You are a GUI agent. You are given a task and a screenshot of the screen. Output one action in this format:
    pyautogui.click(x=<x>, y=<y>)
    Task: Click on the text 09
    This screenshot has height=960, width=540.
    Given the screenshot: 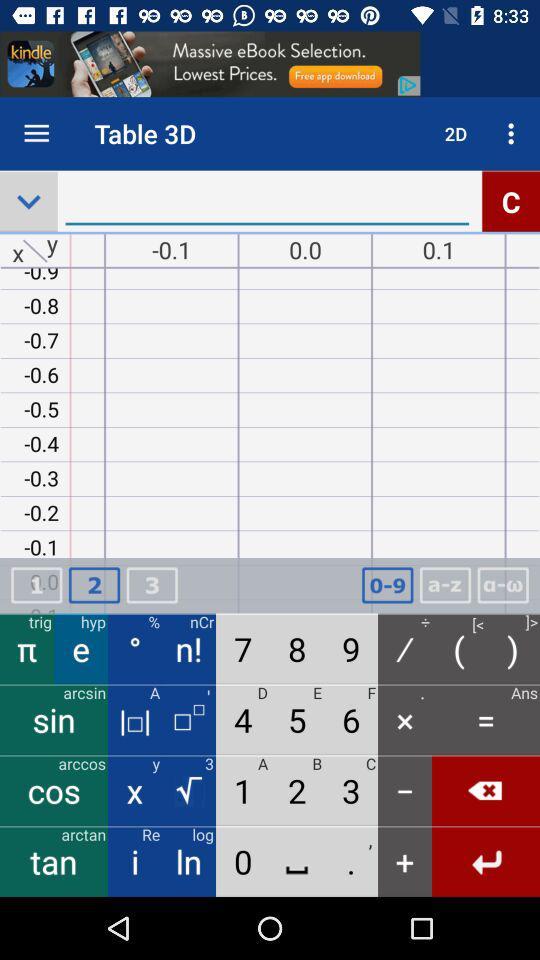 What is the action you would take?
    pyautogui.click(x=387, y=585)
    